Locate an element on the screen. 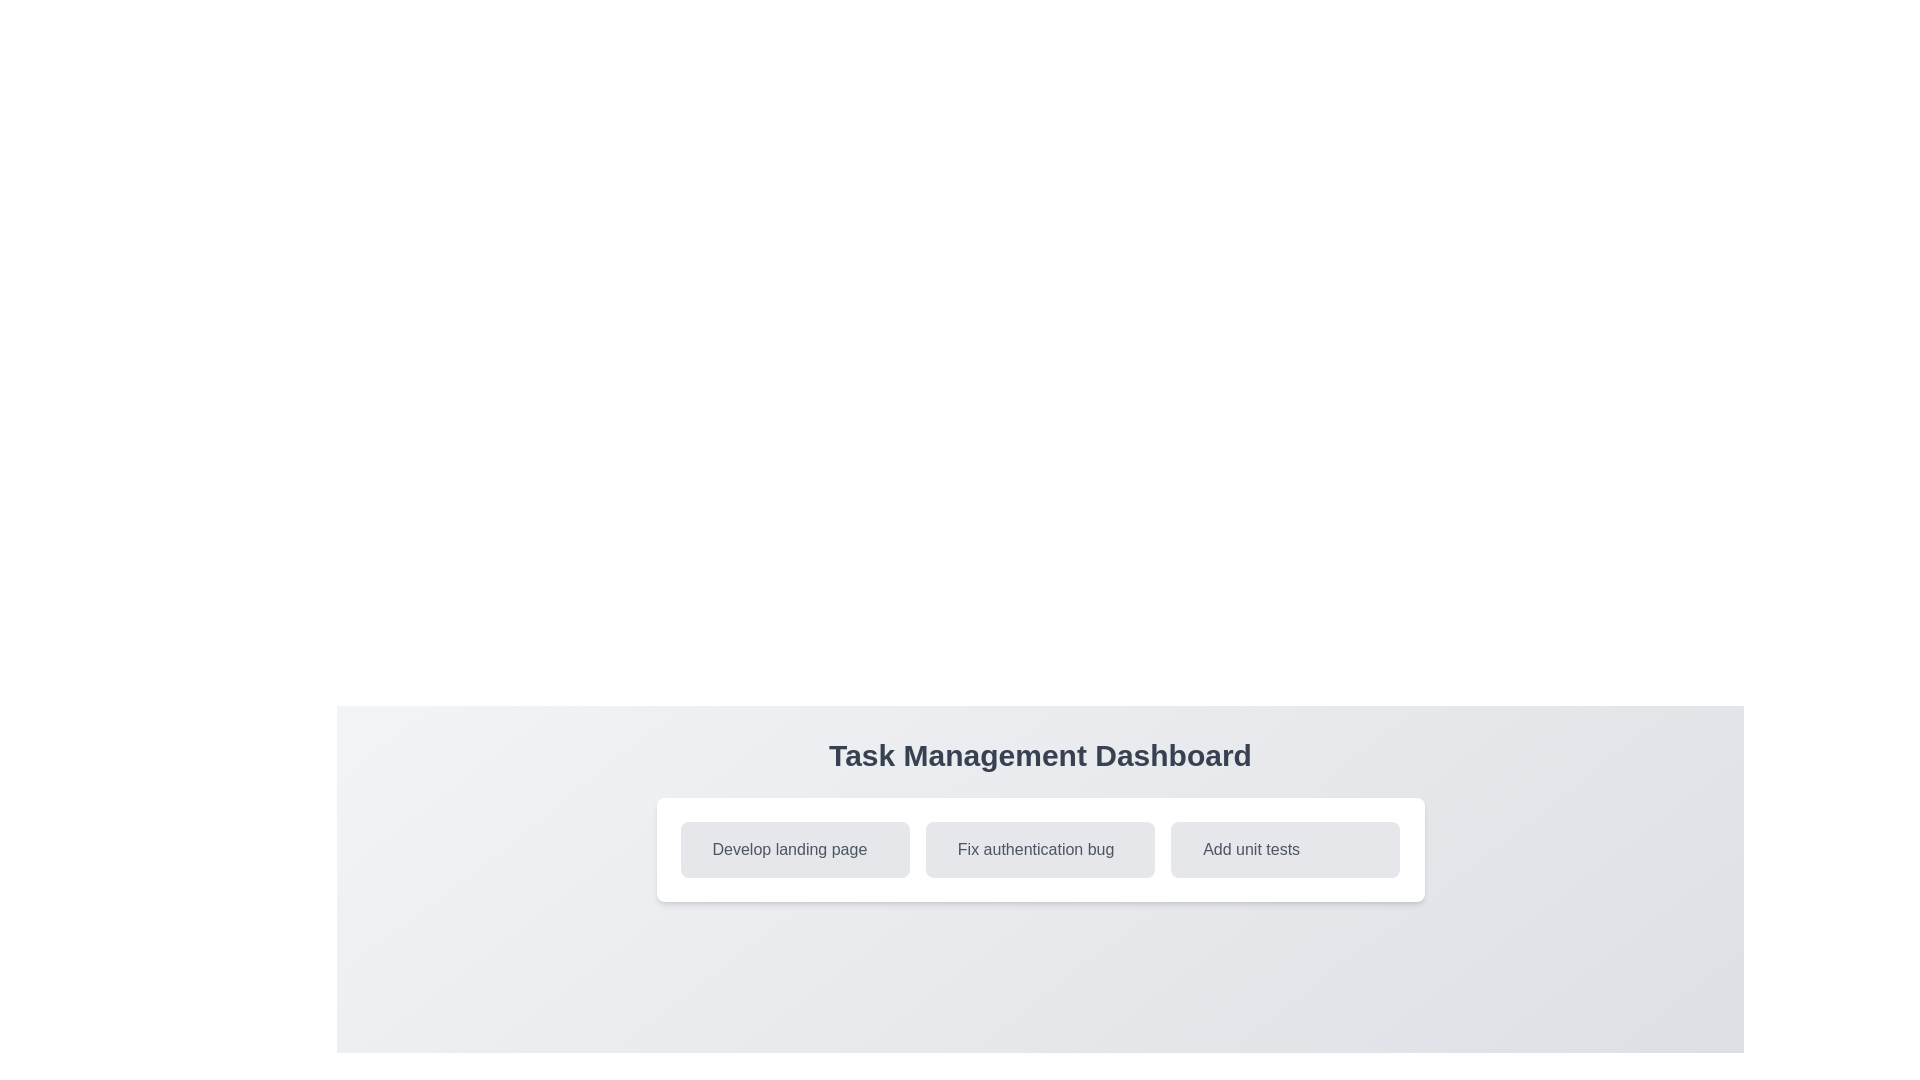 Image resolution: width=1920 pixels, height=1080 pixels. the vertical rectangular segment of the SVG trash icon within the button labeled 'Add unit tests' is located at coordinates (1200, 853).